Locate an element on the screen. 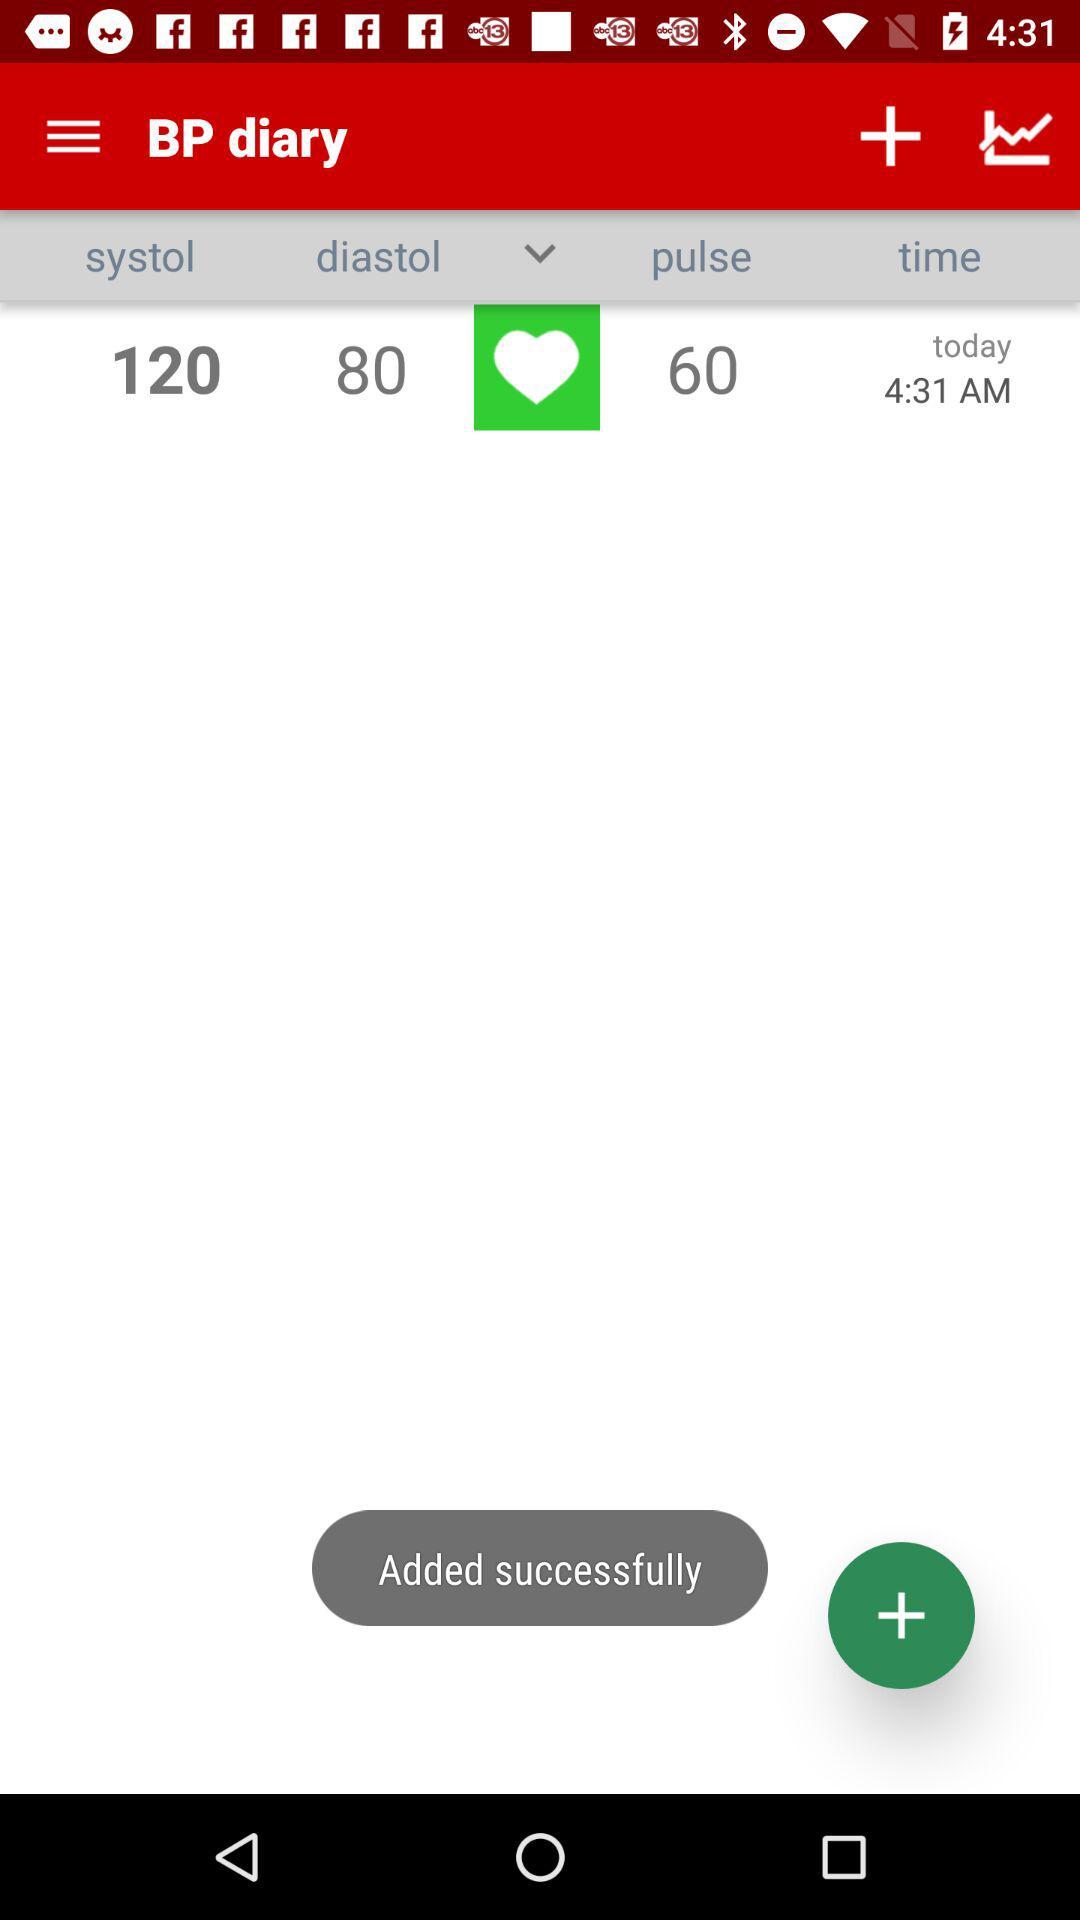 The height and width of the screenshot is (1920, 1080). the item below the systol app is located at coordinates (164, 367).